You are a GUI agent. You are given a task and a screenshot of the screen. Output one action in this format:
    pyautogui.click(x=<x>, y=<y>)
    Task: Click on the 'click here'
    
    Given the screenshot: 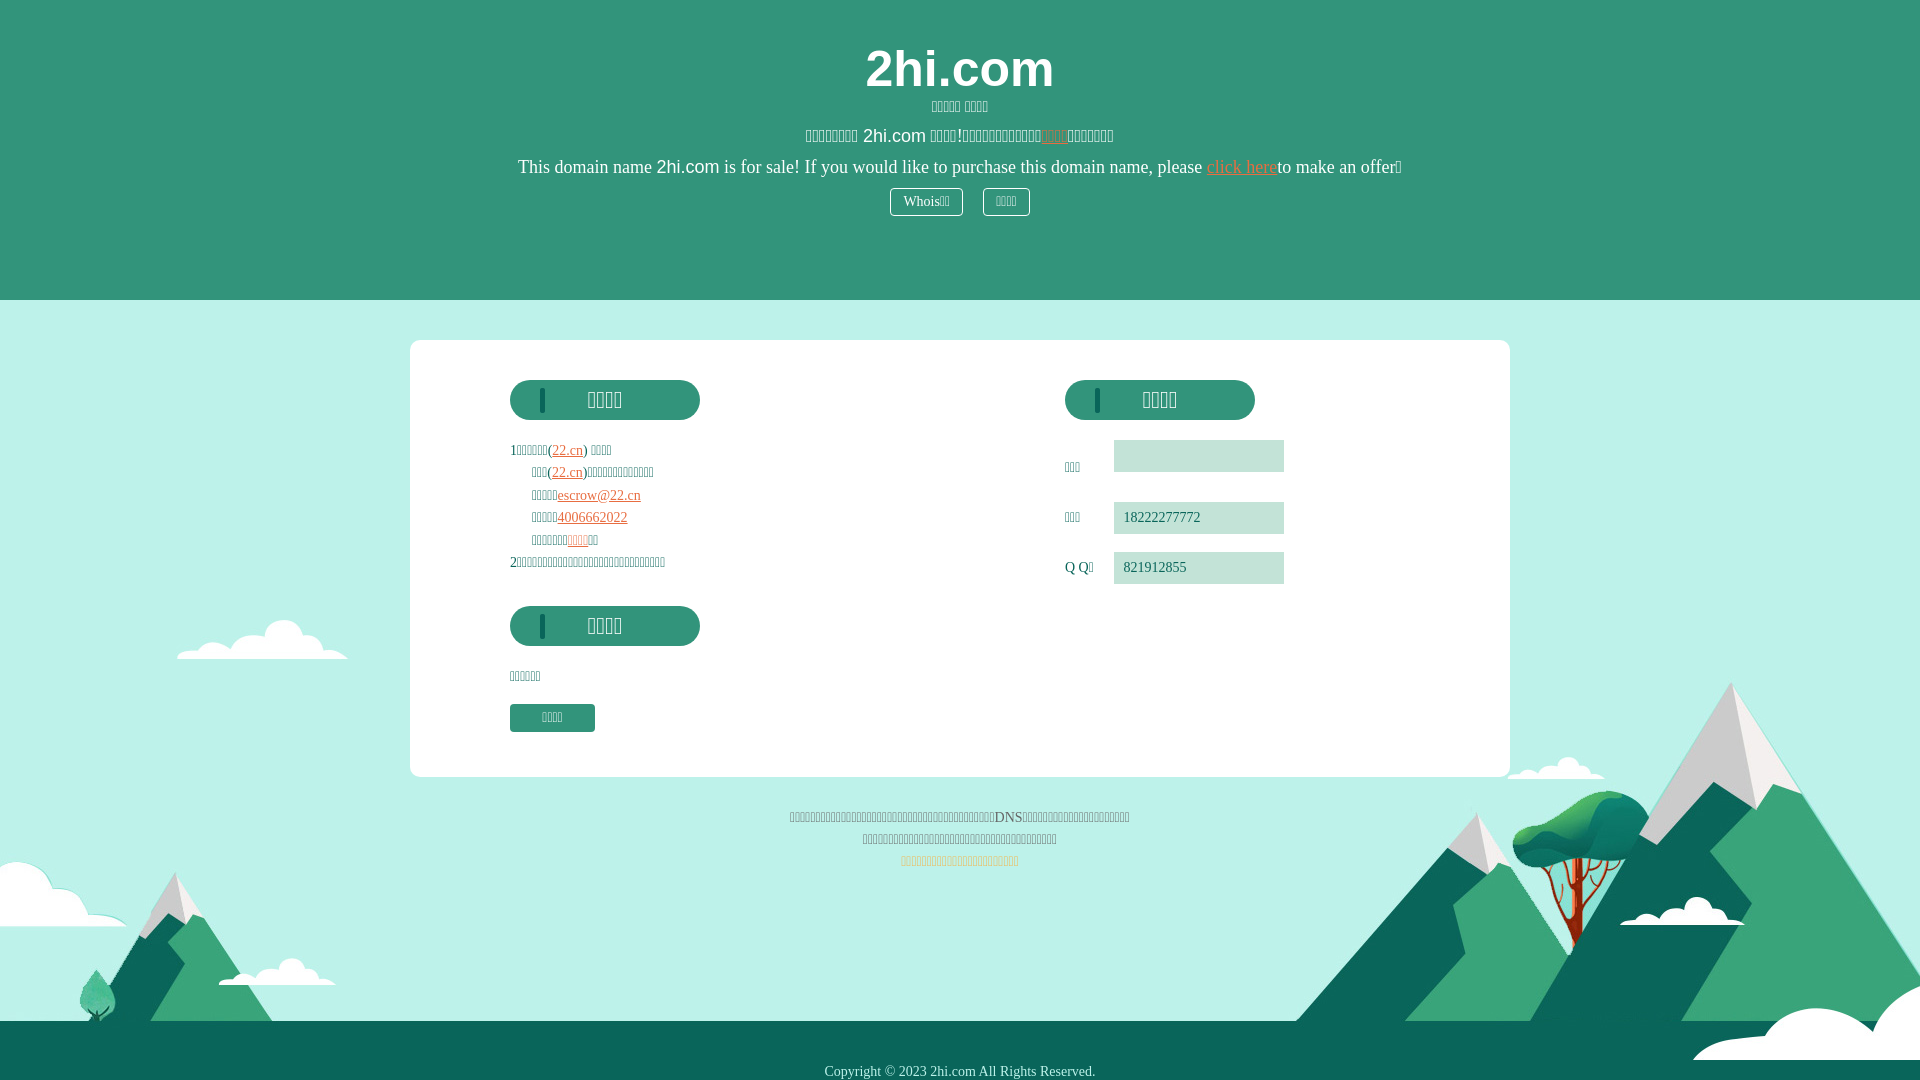 What is the action you would take?
    pyautogui.click(x=1241, y=165)
    